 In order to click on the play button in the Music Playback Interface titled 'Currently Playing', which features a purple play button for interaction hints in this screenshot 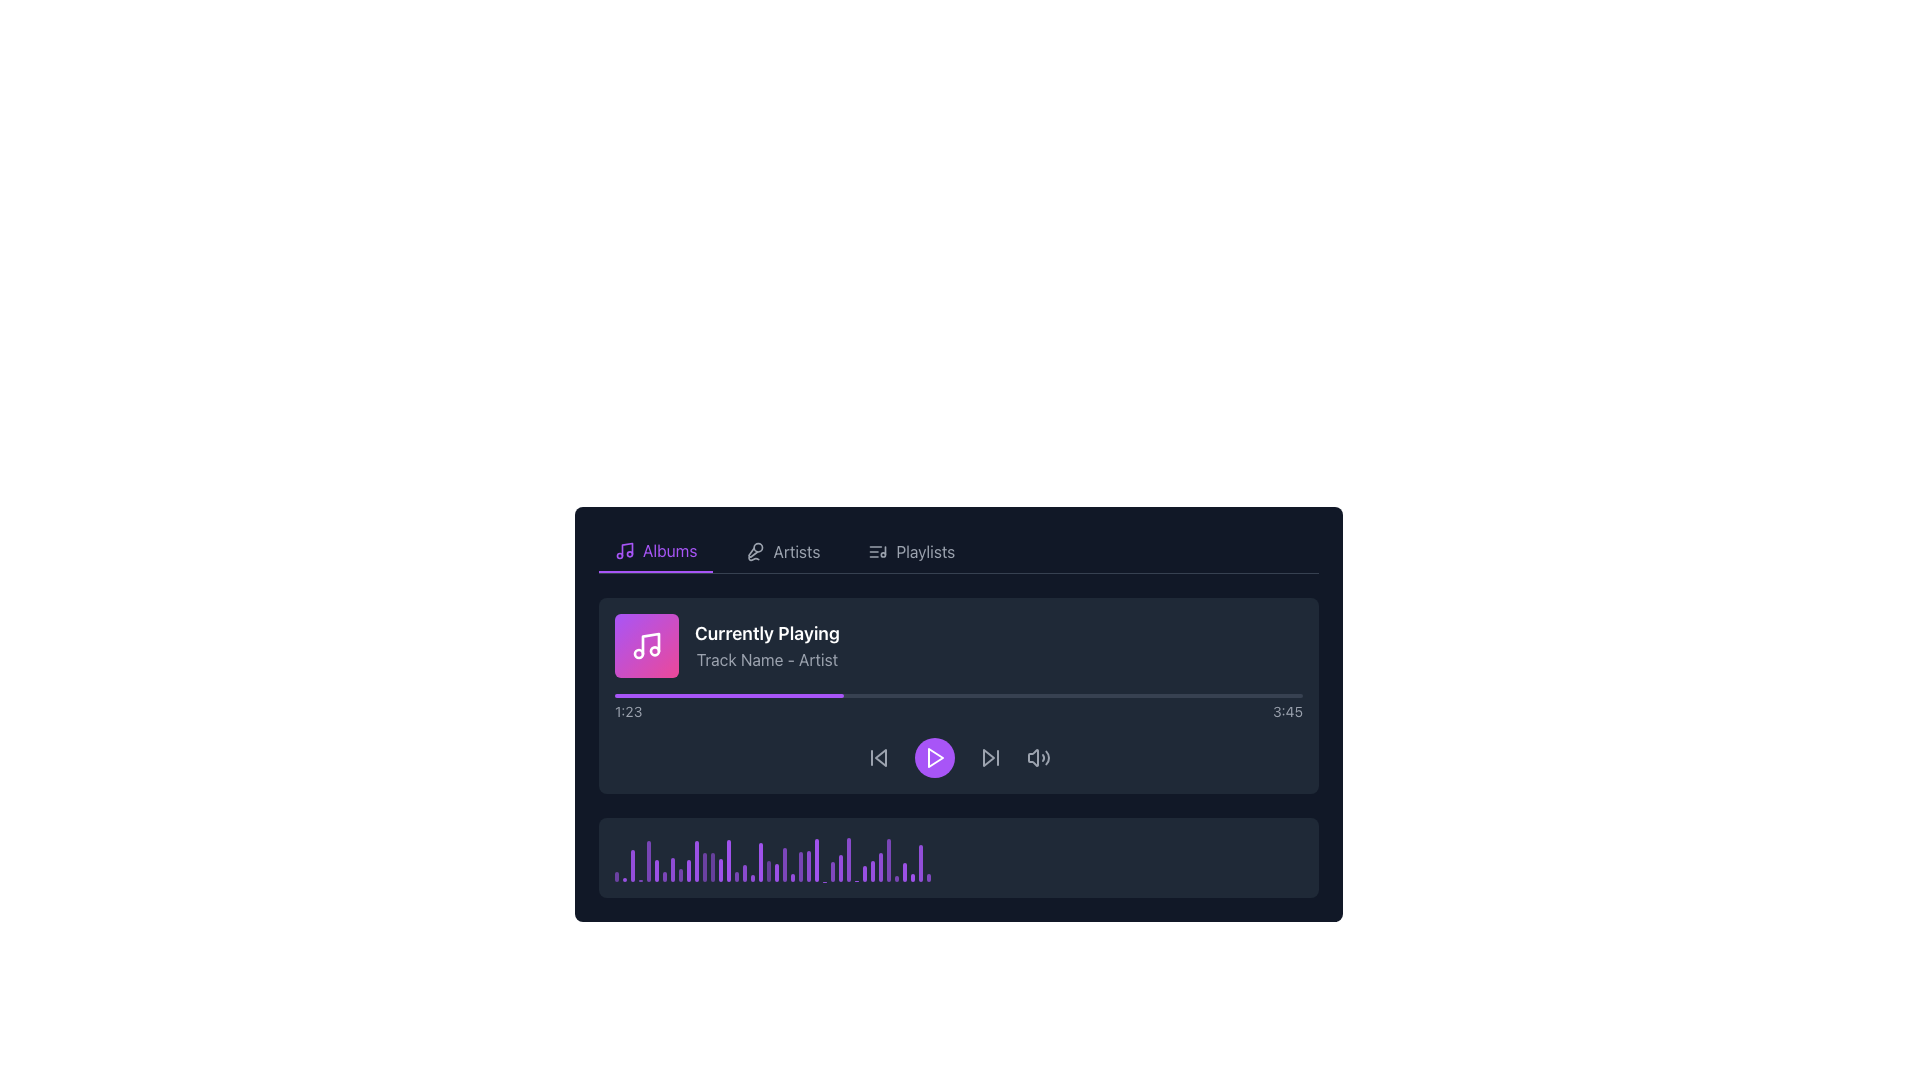, I will do `click(958, 748)`.